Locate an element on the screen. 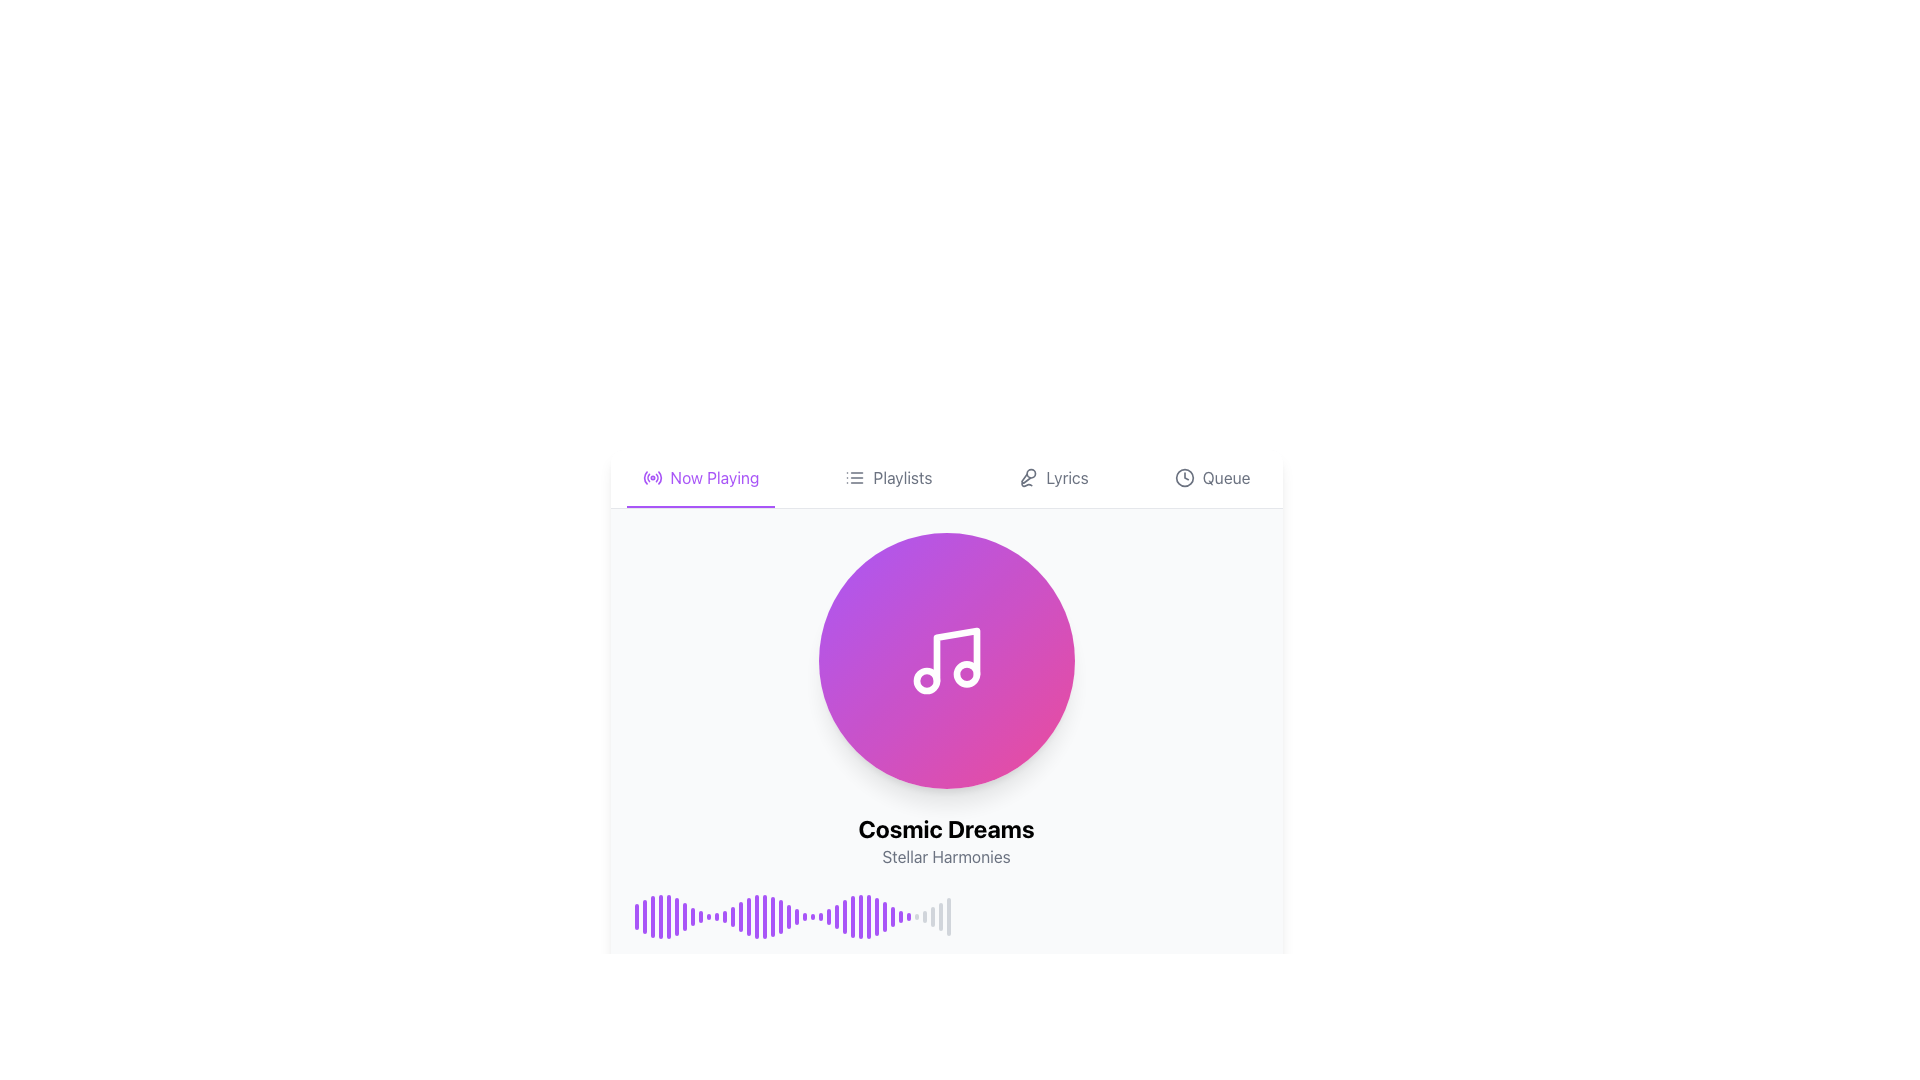 The image size is (1920, 1080). the Audio visualizer located below the titles 'Cosmic Dreams' and 'Stellar Harmonies' for additional functionality is located at coordinates (945, 917).